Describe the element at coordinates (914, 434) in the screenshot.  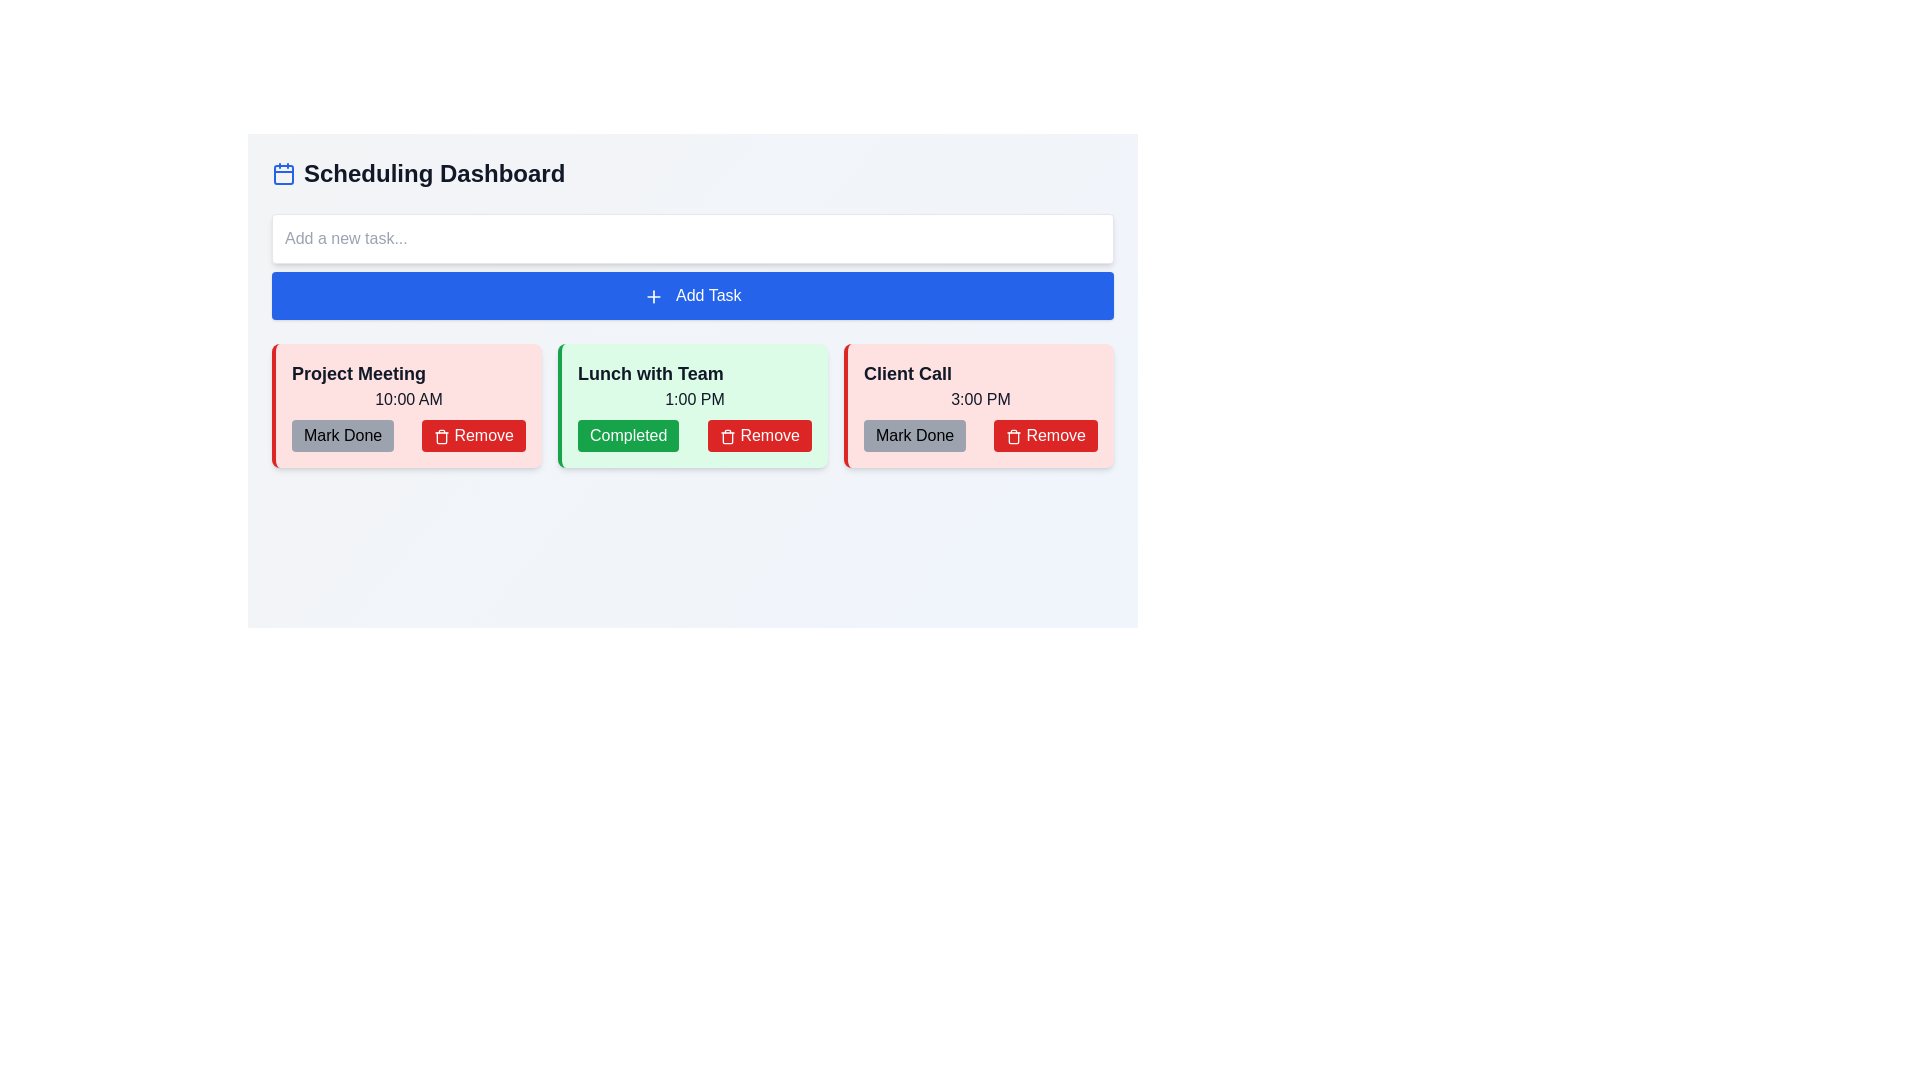
I see `the leftmost button in the horizontal button group at the bottom of the 'Client Call' card (3:00 PM)` at that location.